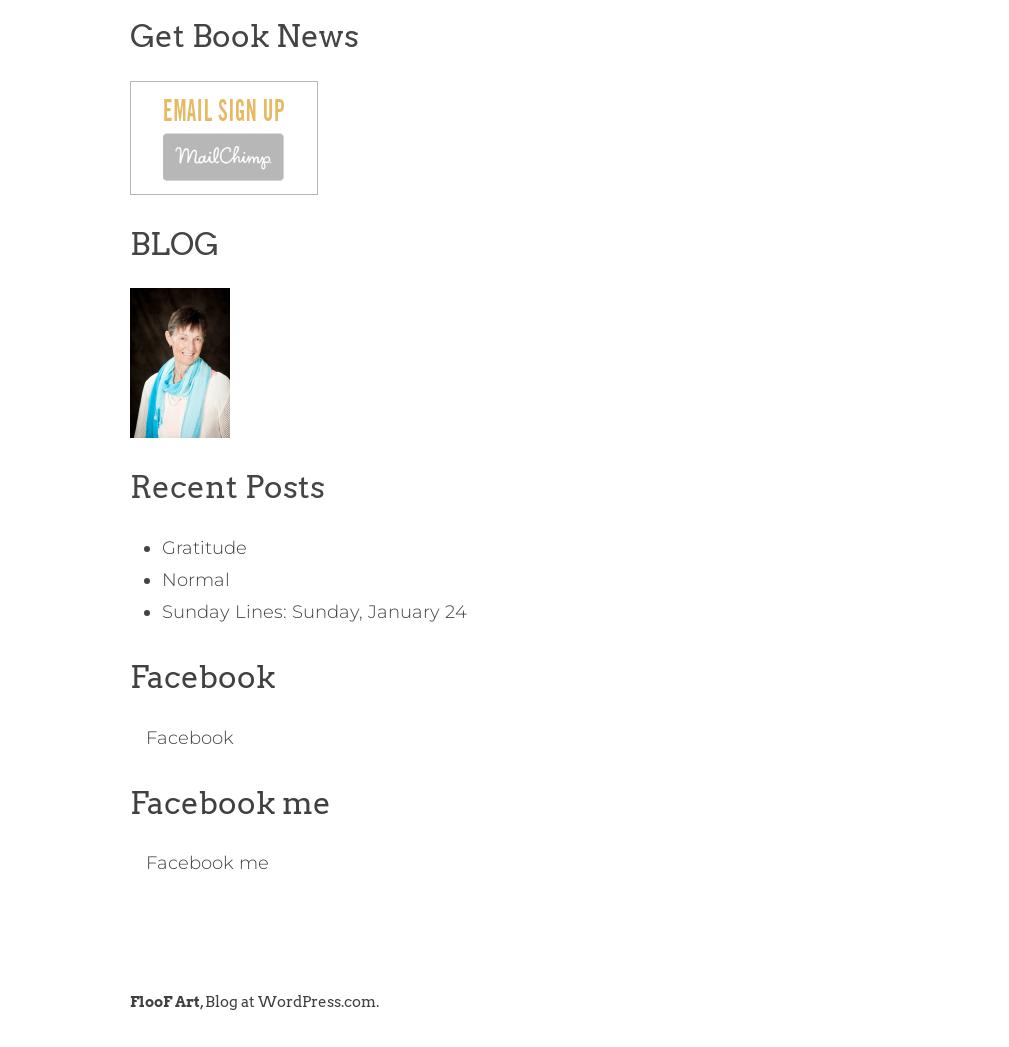  What do you see at coordinates (127, 1001) in the screenshot?
I see `'FlooF Art'` at bounding box center [127, 1001].